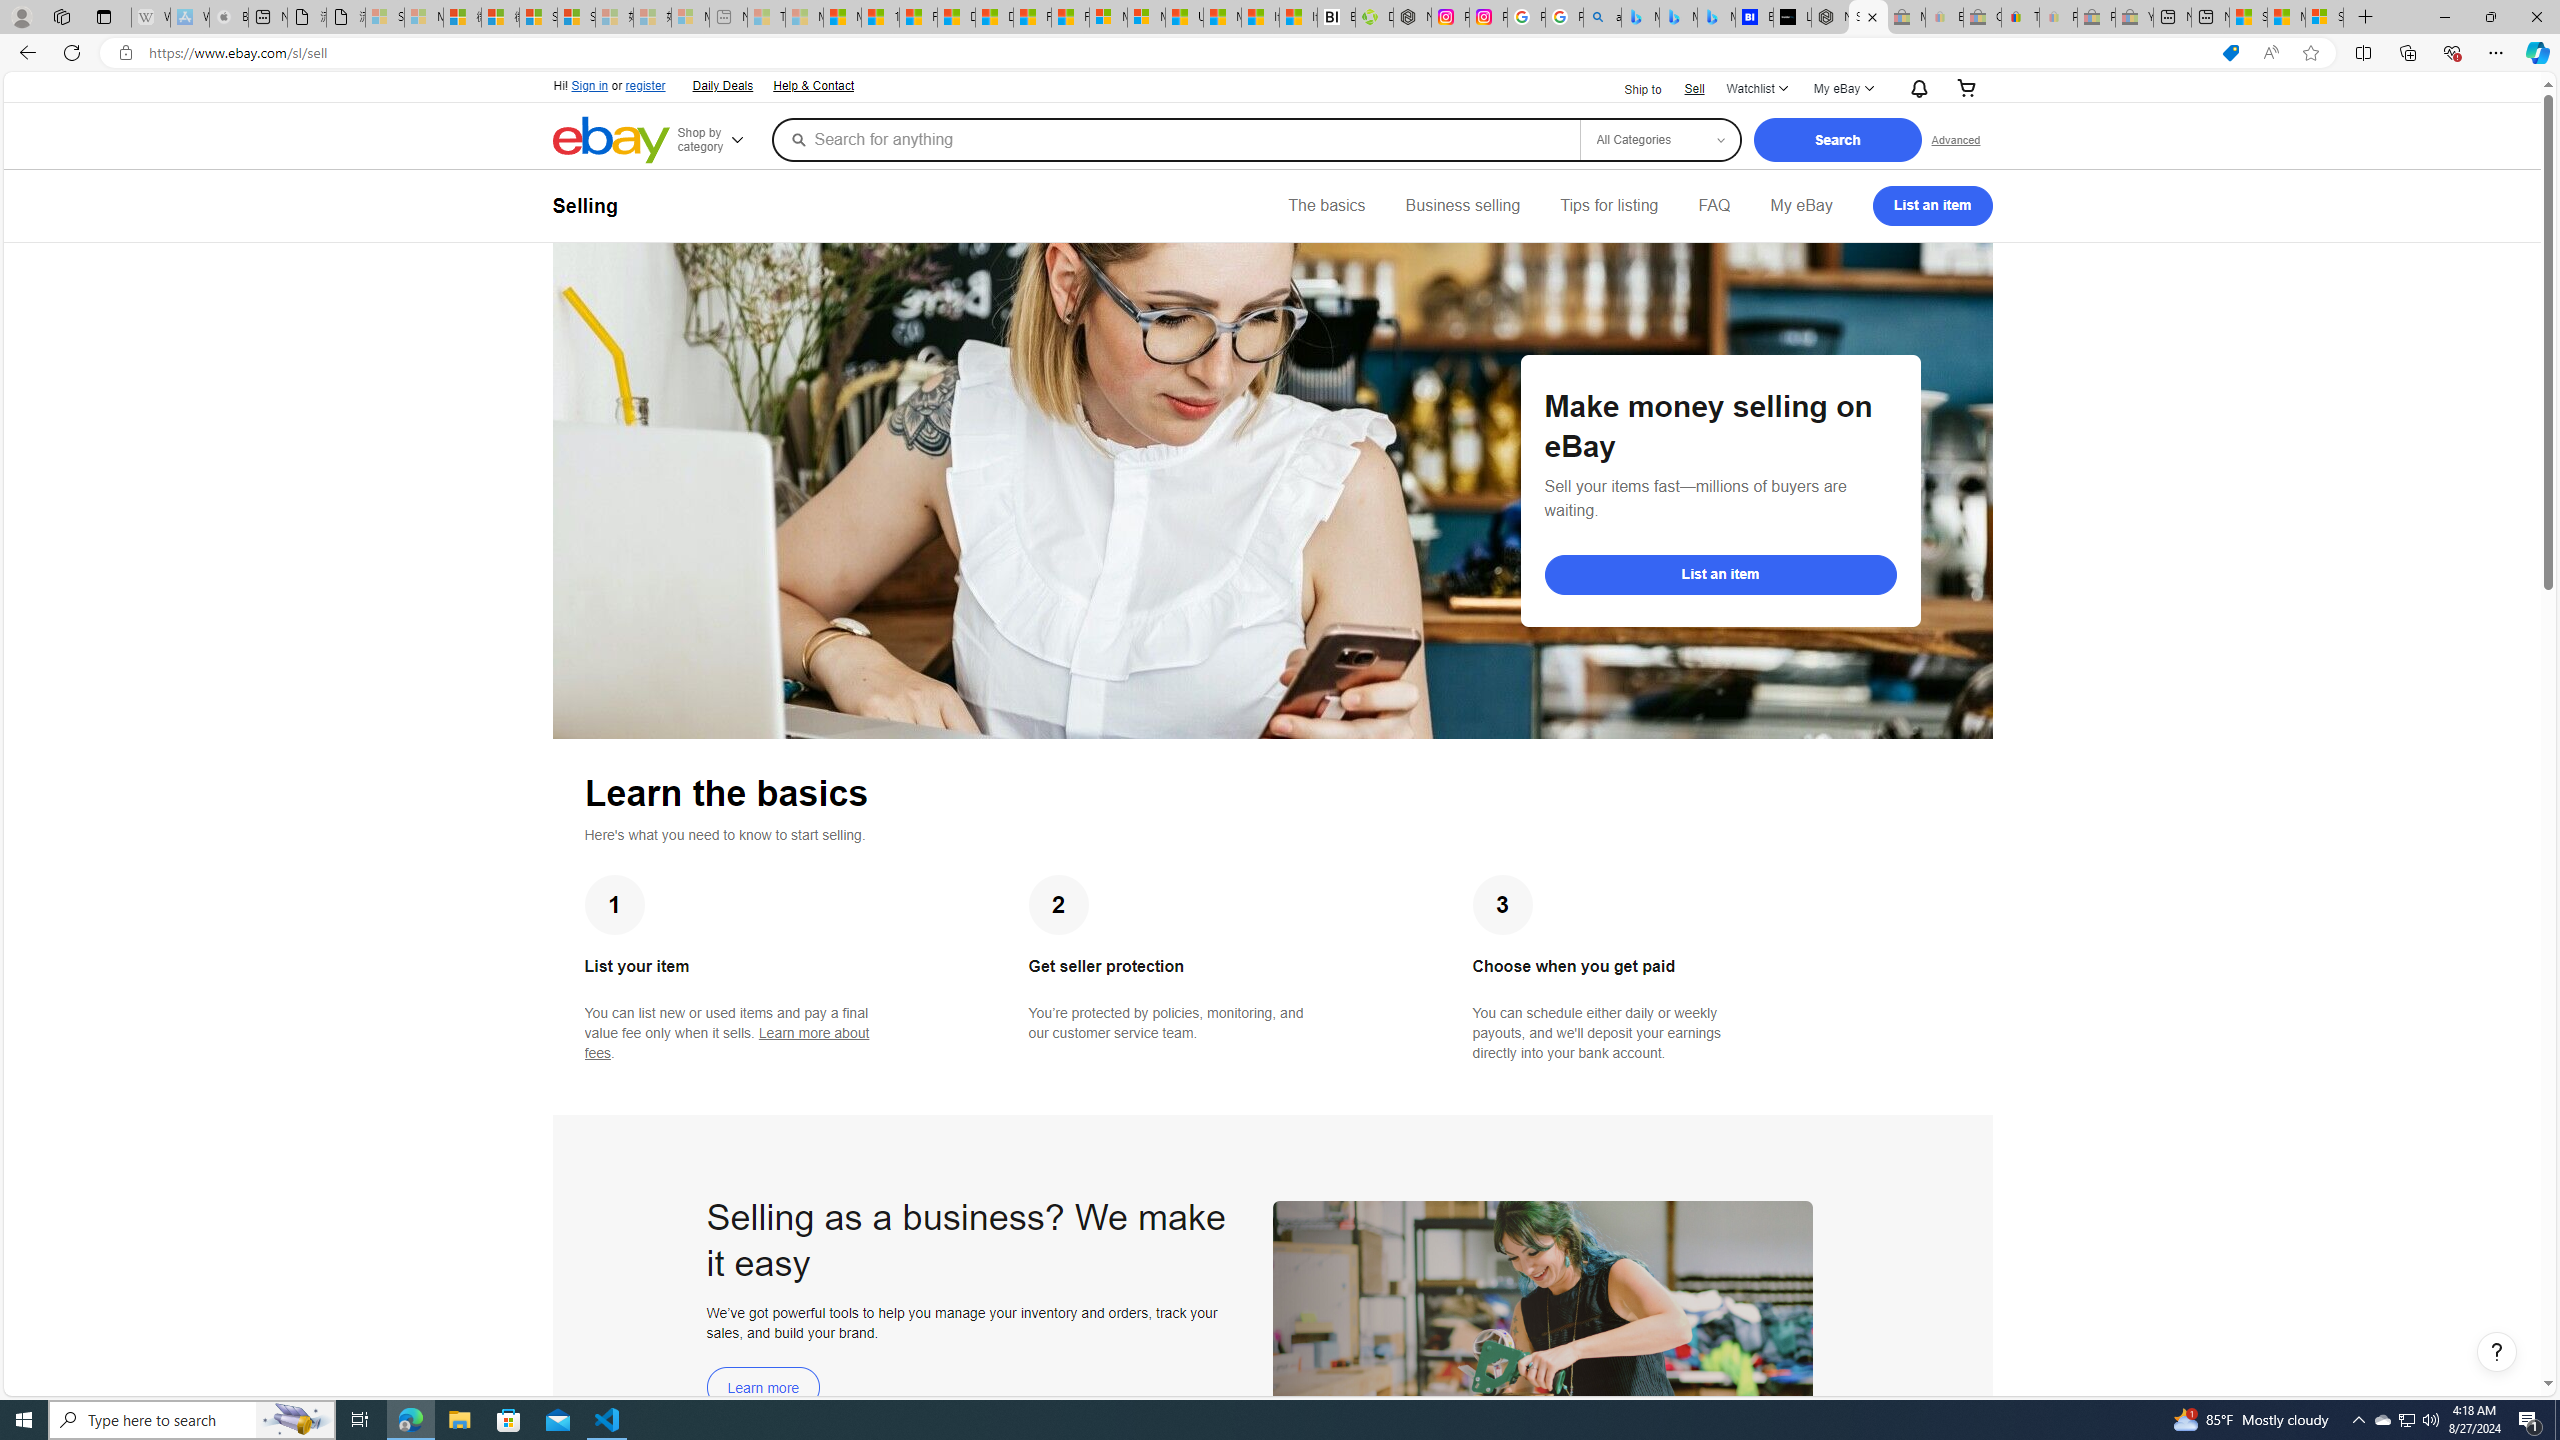  Describe the element at coordinates (918, 16) in the screenshot. I see `'Food and Drink - MSN'` at that location.